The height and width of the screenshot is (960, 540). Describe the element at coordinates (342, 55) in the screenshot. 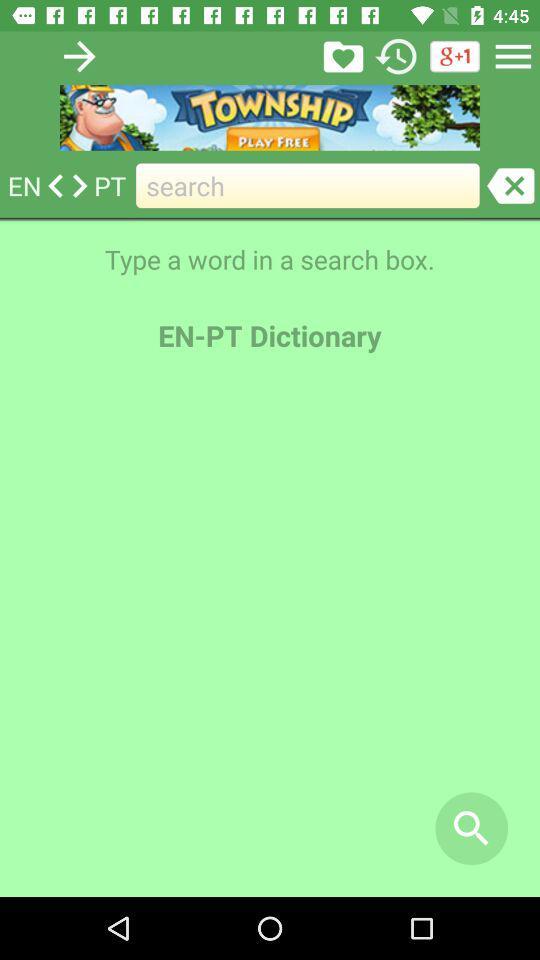

I see `share the article` at that location.